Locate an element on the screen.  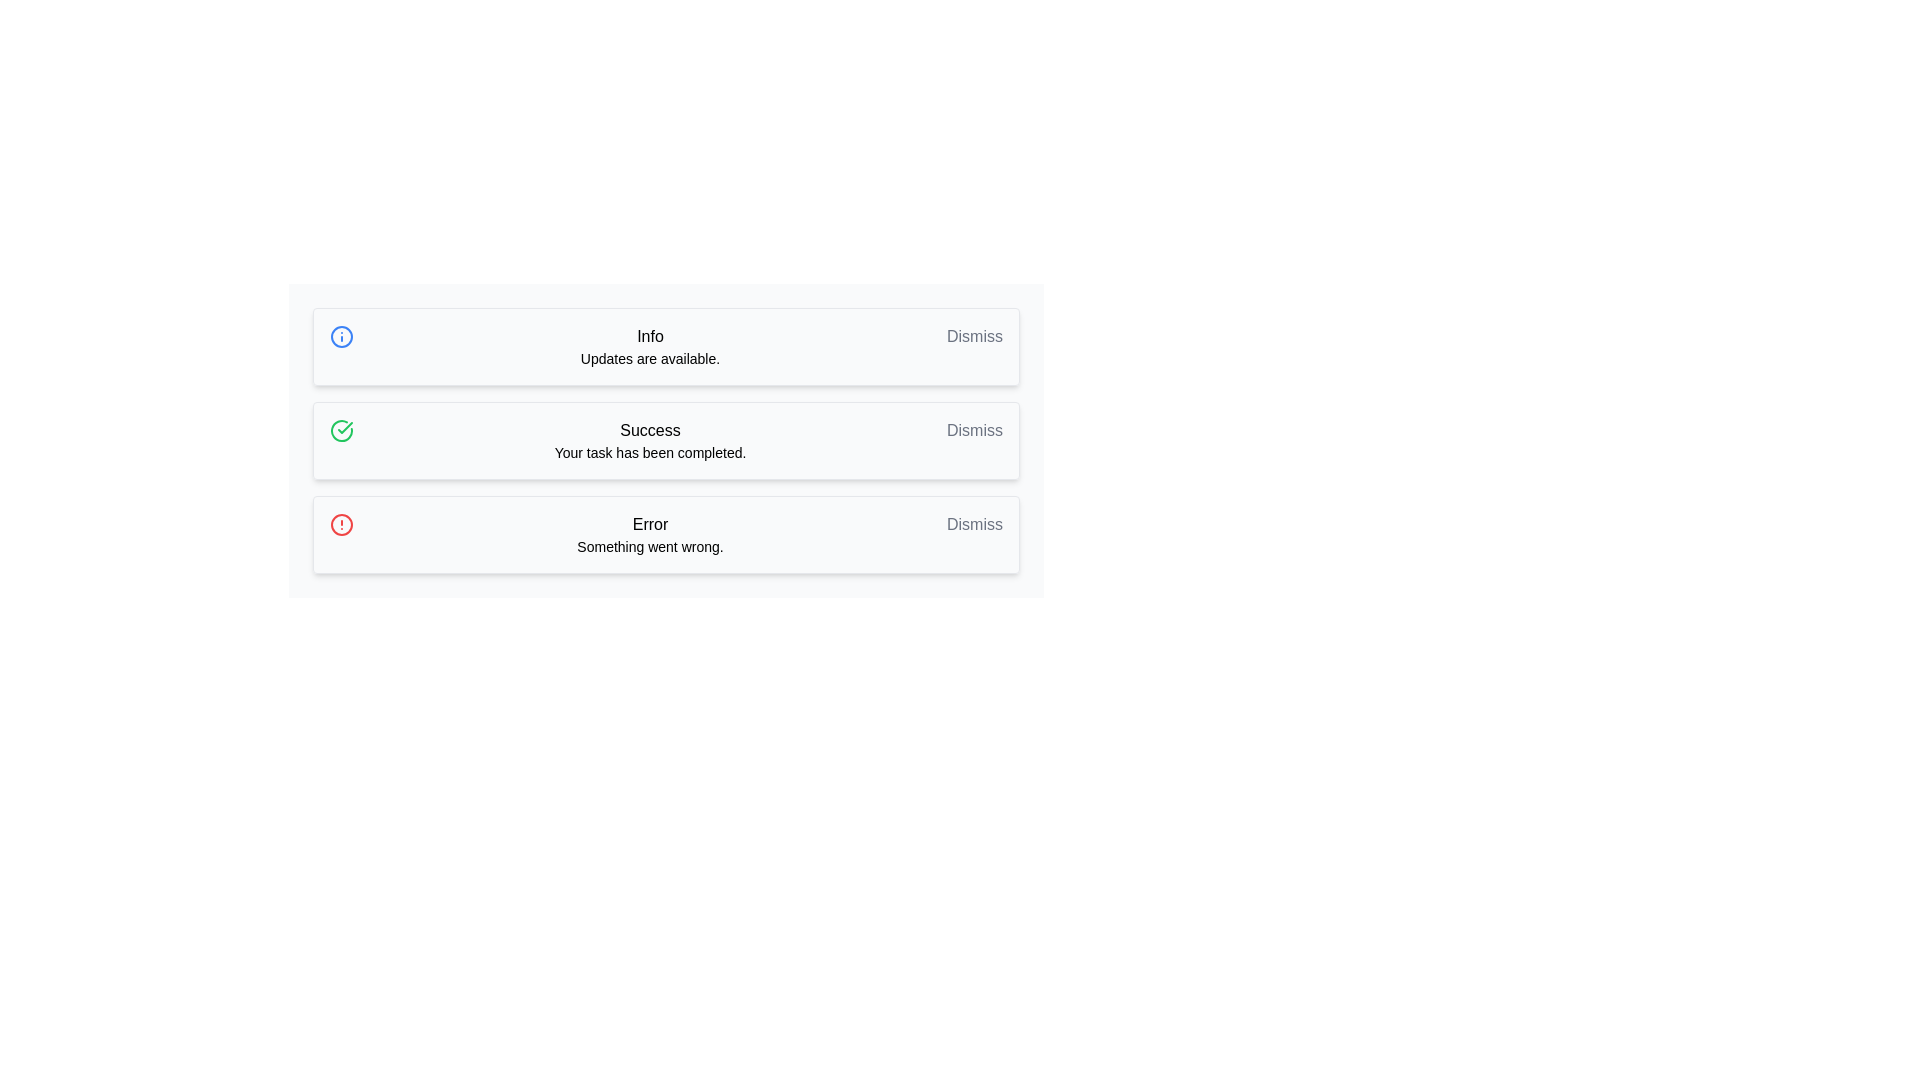
the 'Dismiss' button located in the top-right corner of the 'Error' notification block is located at coordinates (974, 523).